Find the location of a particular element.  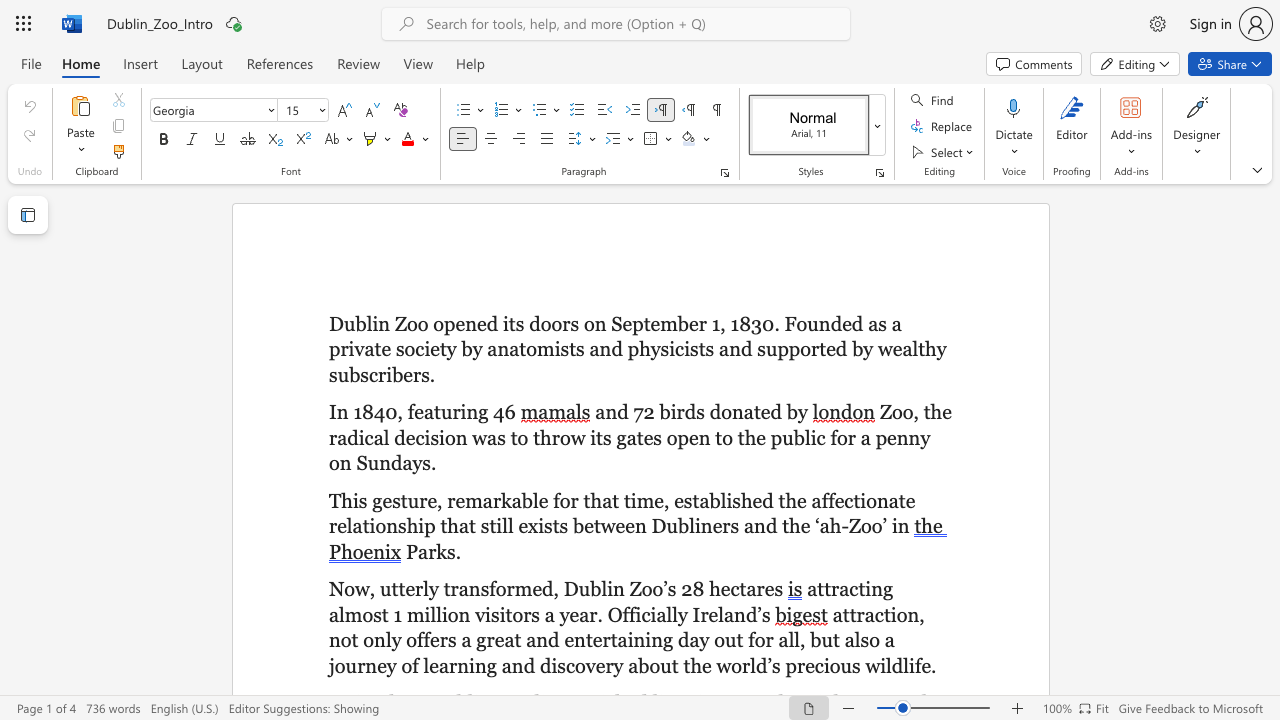

the subset text "ship that still exists between Dubliners and" within the text "the affectionate relationship that still exists between Dubliners and the ‘ah-Zoo’ in" is located at coordinates (397, 525).